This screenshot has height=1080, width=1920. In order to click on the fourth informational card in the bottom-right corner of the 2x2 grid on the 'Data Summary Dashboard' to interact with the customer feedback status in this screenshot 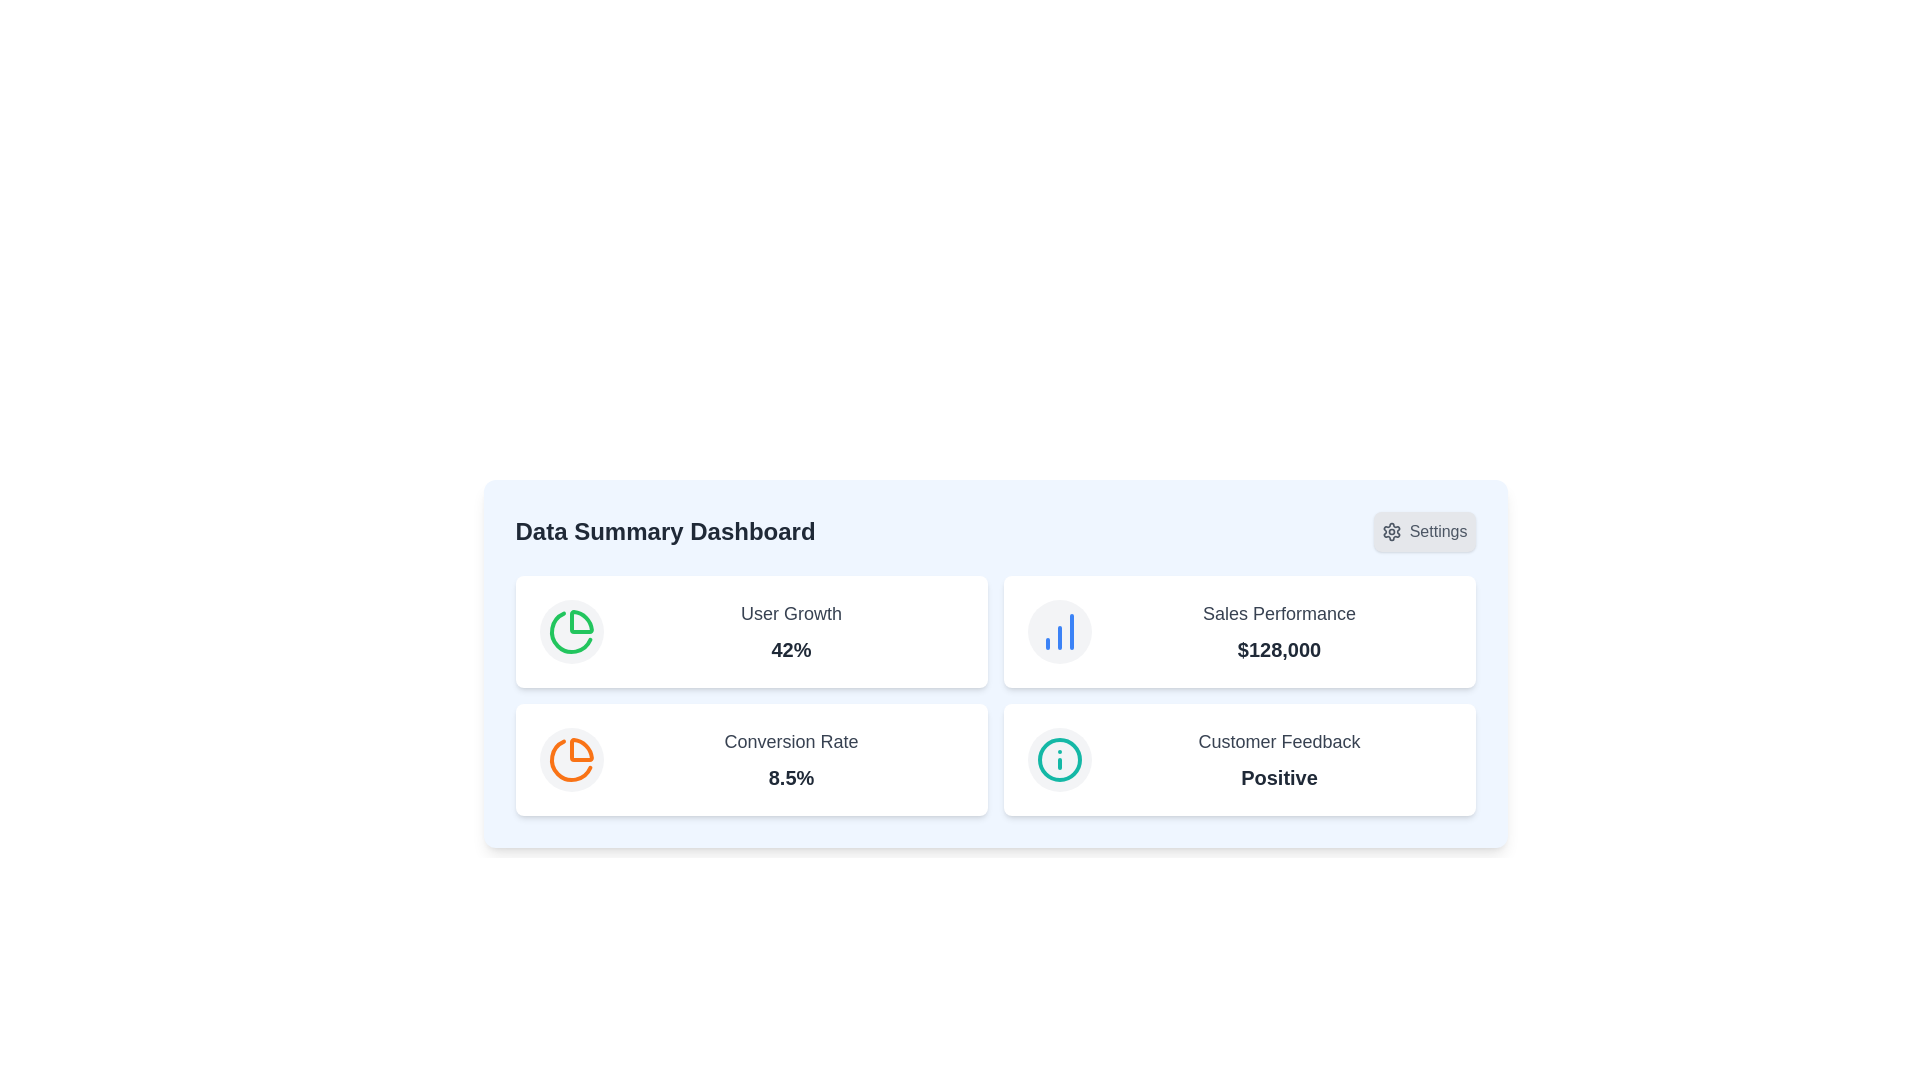, I will do `click(1238, 759)`.